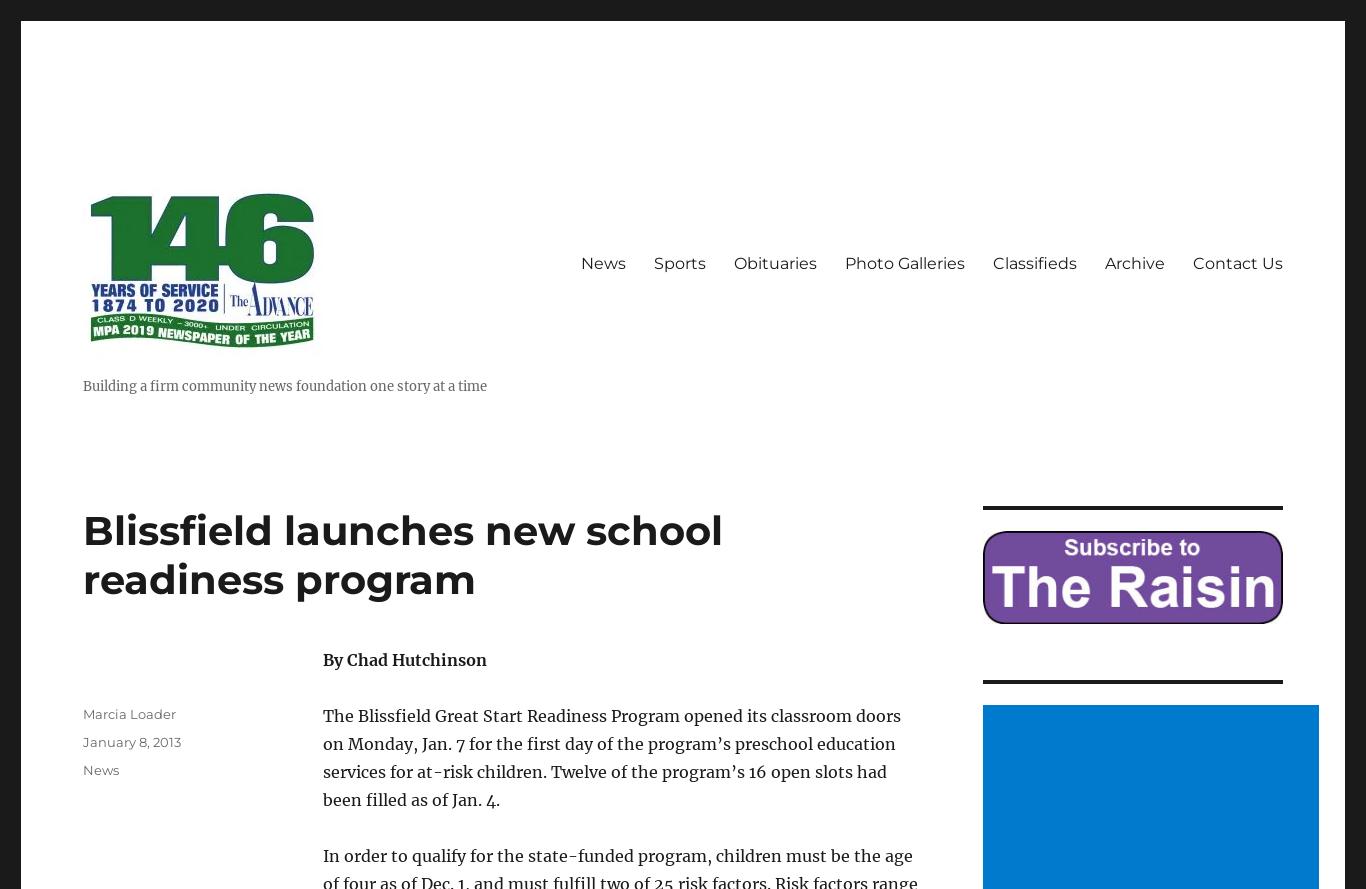  Describe the element at coordinates (130, 740) in the screenshot. I see `'January 8, 2013'` at that location.